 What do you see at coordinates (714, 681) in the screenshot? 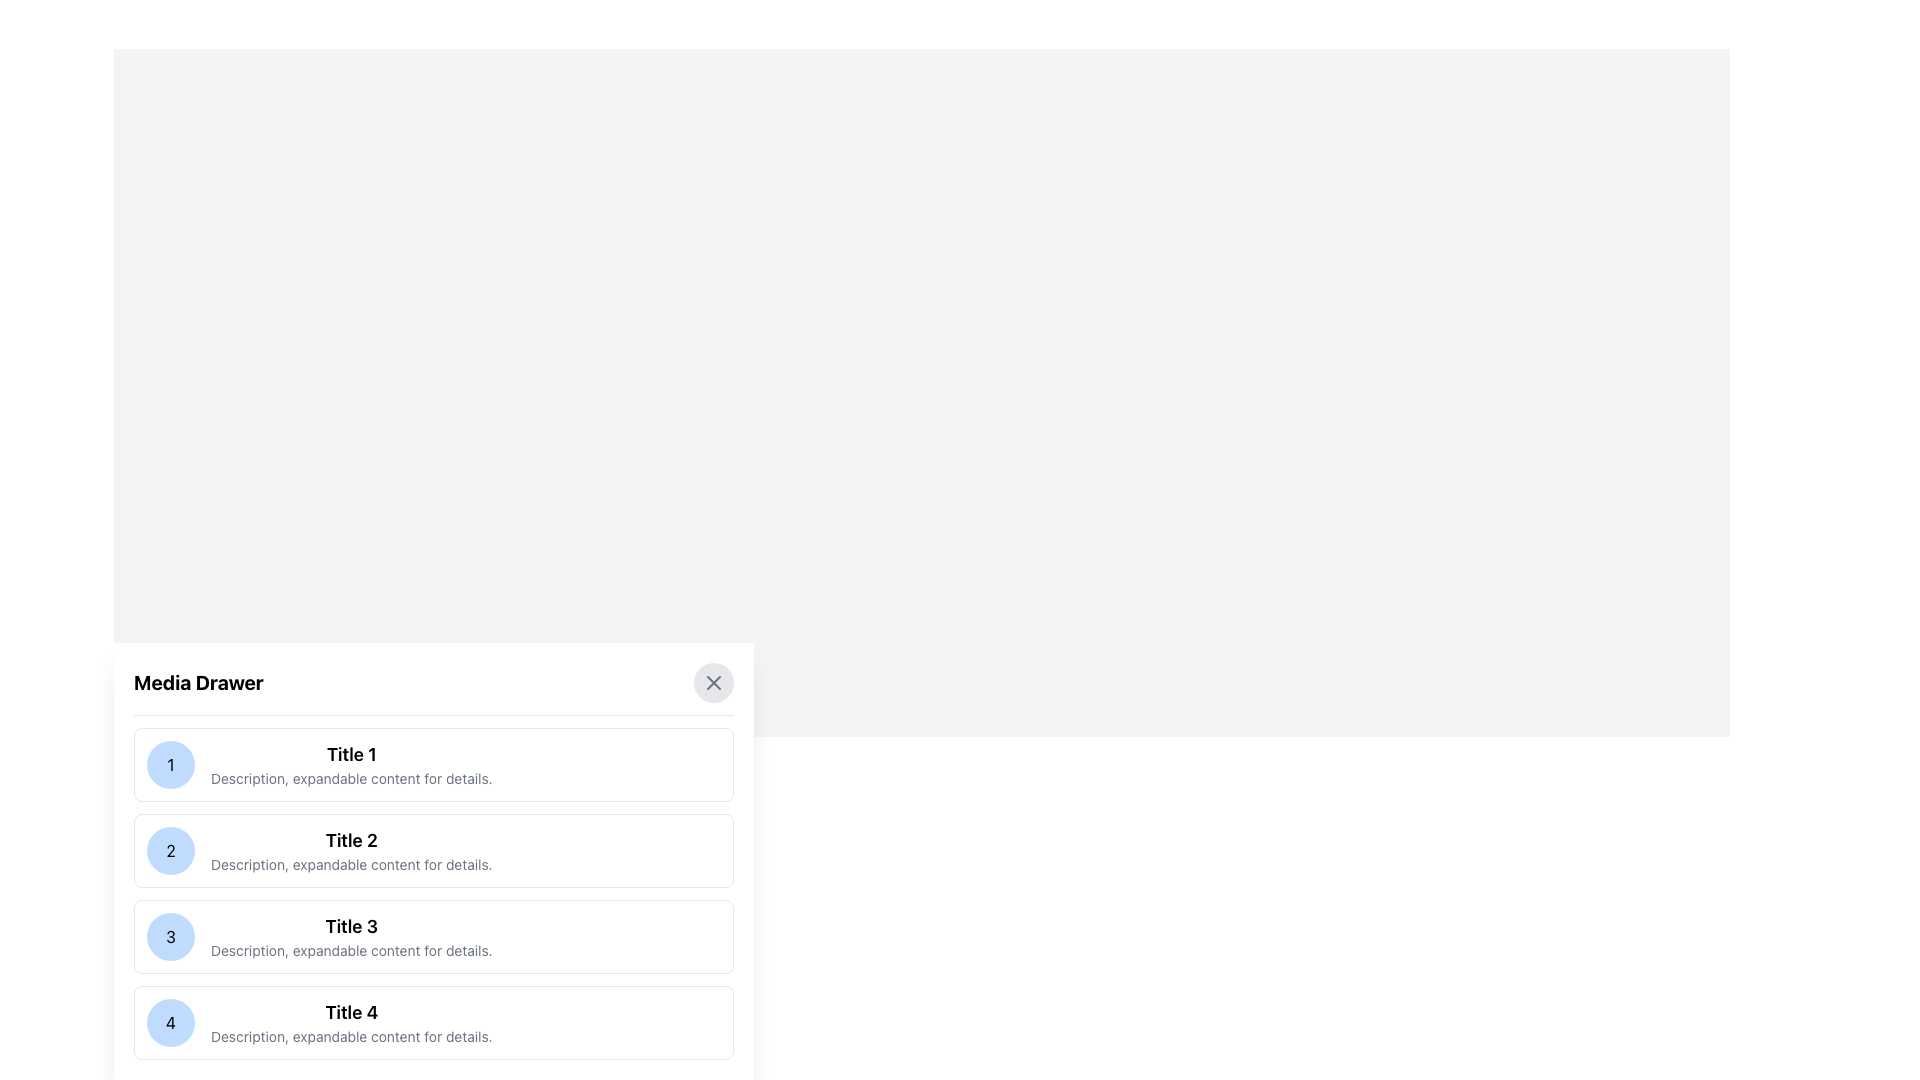
I see `the circular button with a light gray background and a dark gray 'X' icon` at bounding box center [714, 681].